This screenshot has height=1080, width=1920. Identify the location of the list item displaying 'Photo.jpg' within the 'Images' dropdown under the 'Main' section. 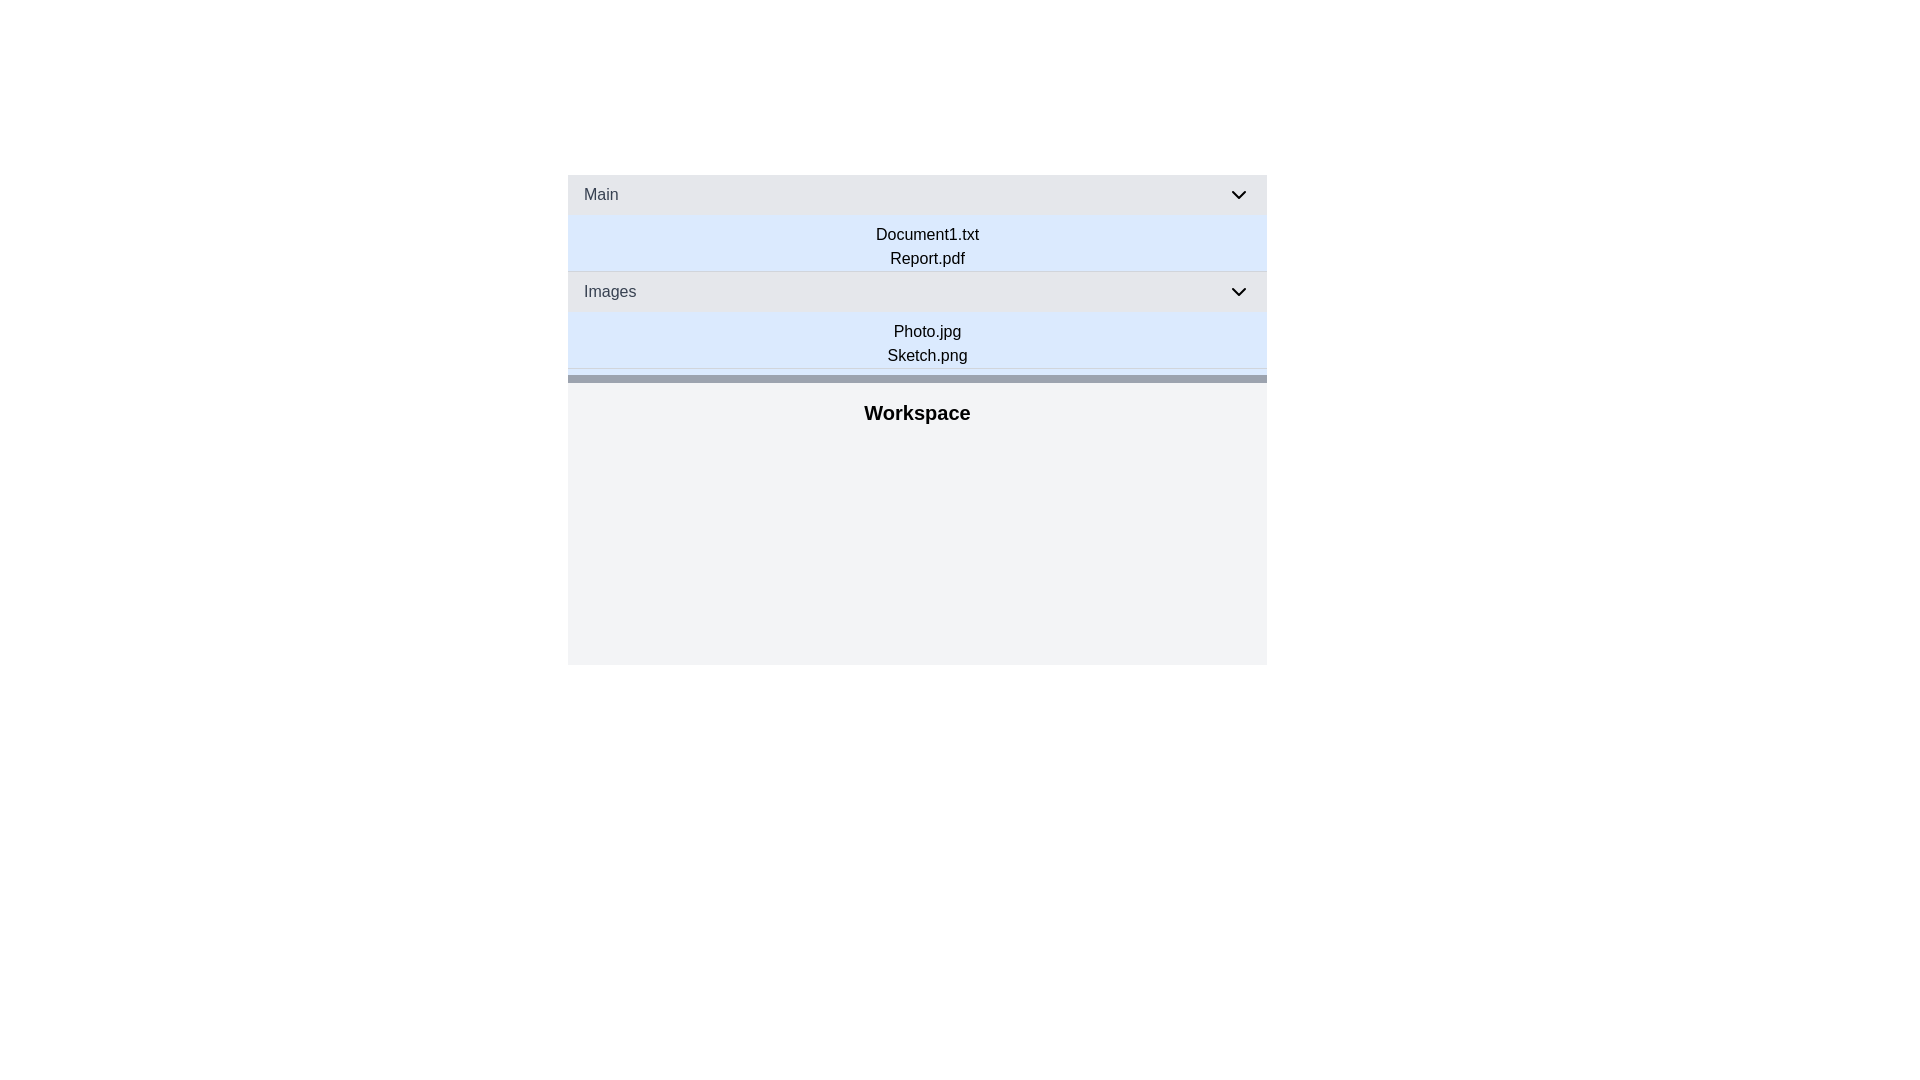
(926, 330).